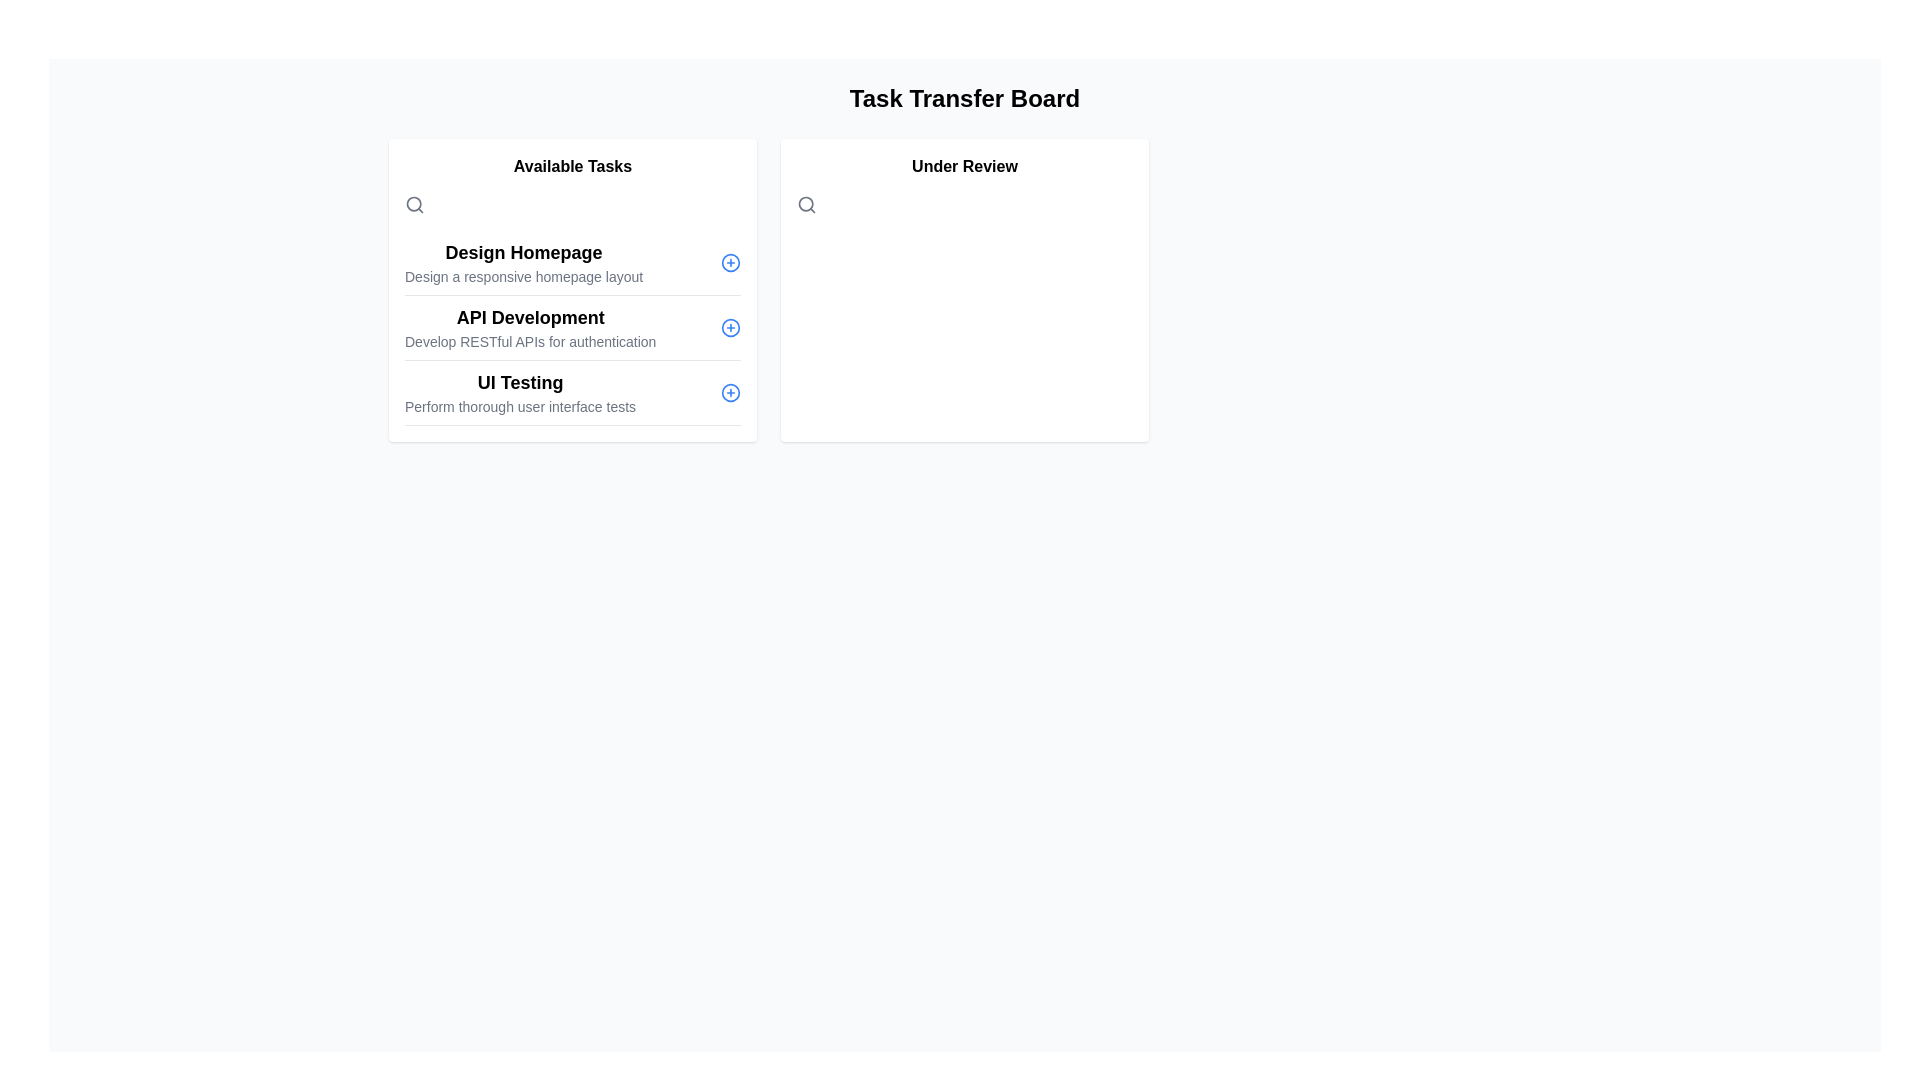 Image resolution: width=1920 pixels, height=1080 pixels. I want to click on the task list item labeled 'API Development' in the 'Available Tasks' section, which is positioned between 'Design Homepage' and 'UI Testing', so click(571, 327).